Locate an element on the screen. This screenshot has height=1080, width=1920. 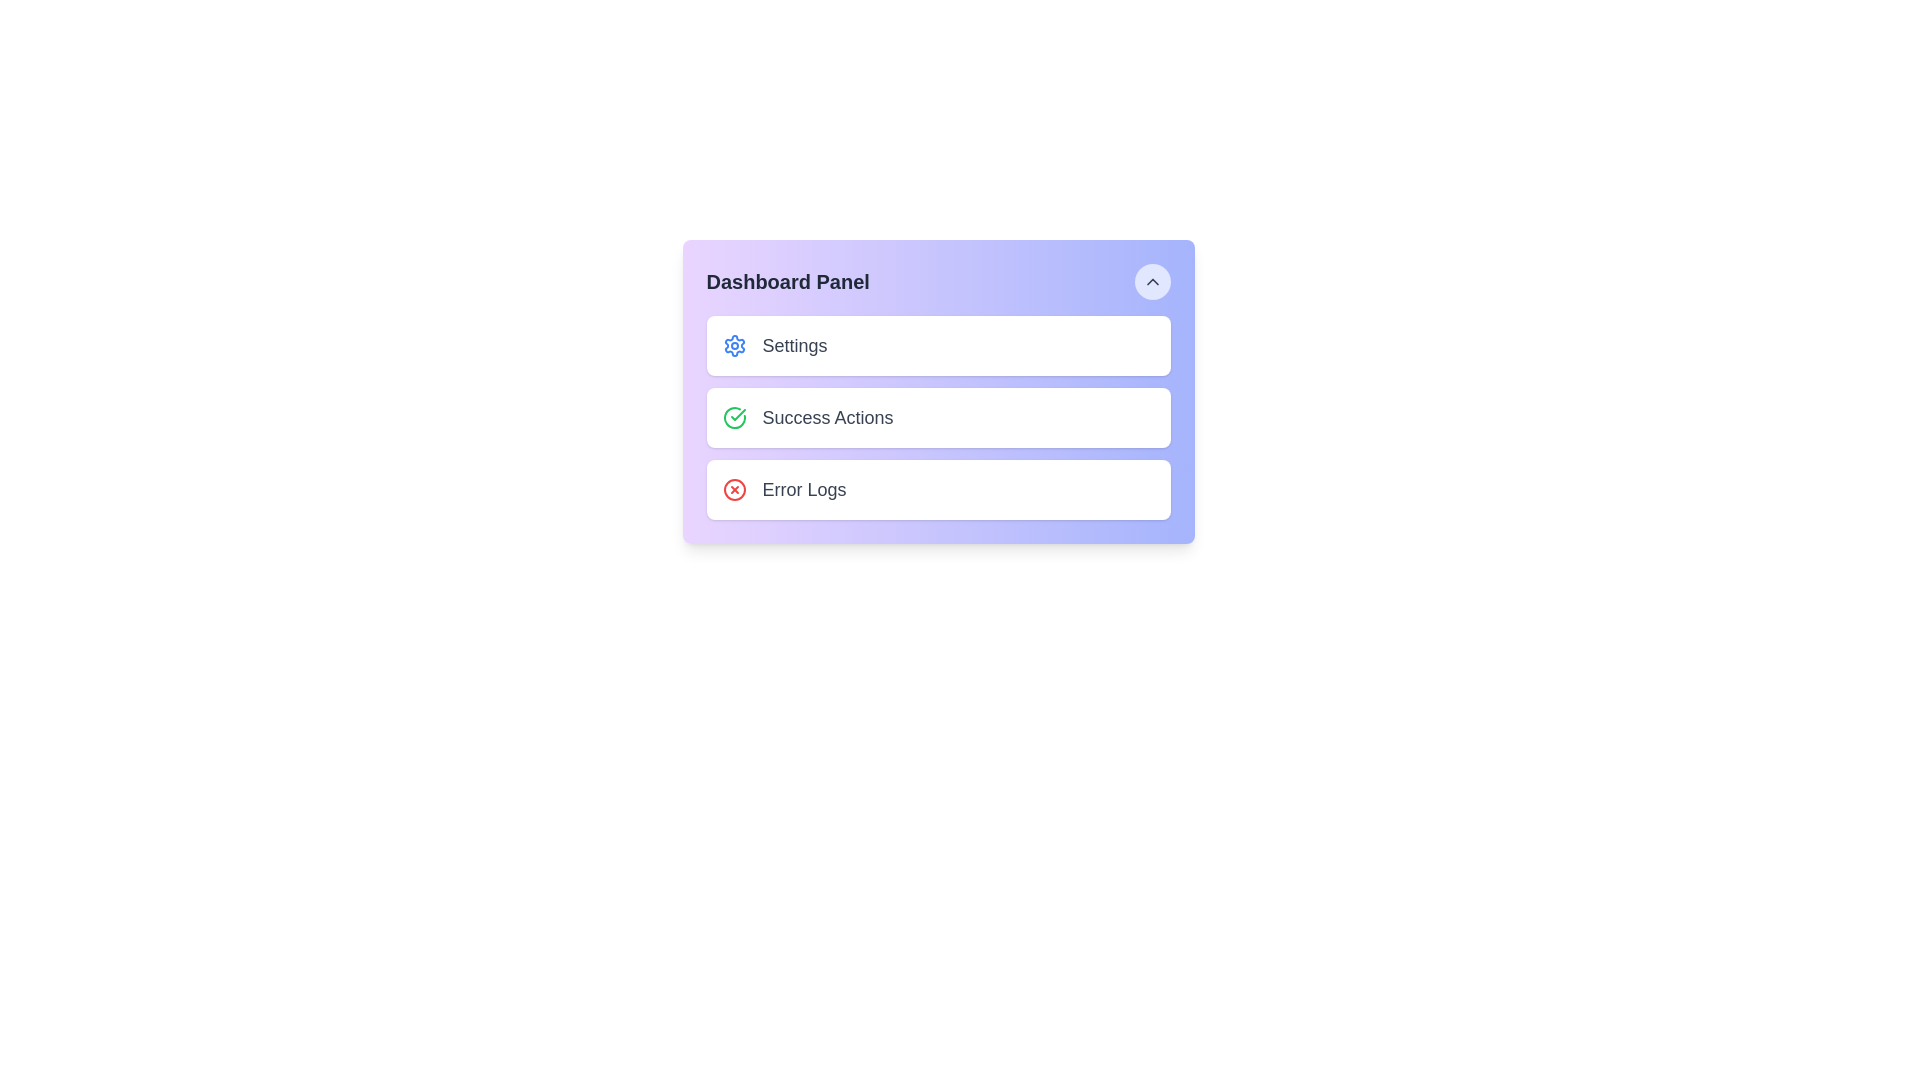
the SVG Circle Component that forms the visual boundary of the error icon located to the left of the 'Error Logs' text in the dashboard panel is located at coordinates (733, 489).